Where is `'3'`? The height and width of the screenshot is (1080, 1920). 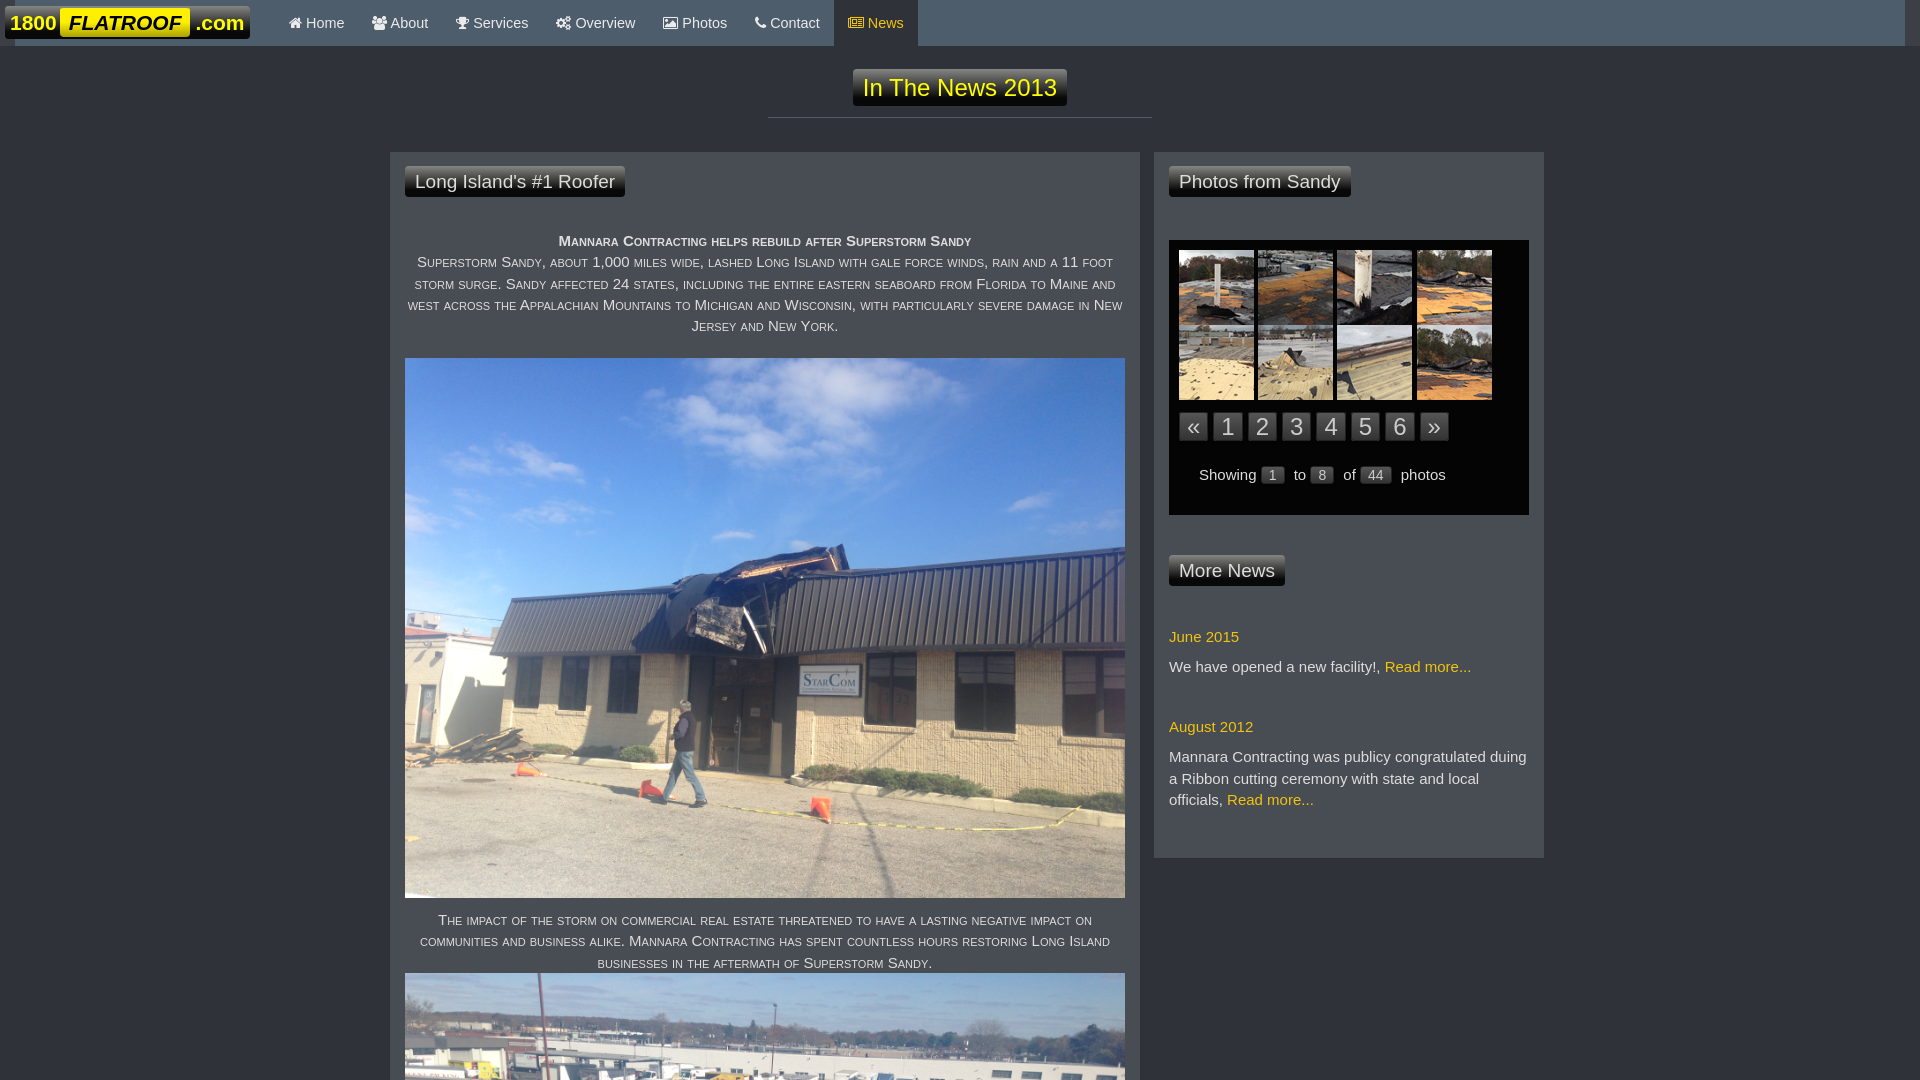
'3' is located at coordinates (1296, 425).